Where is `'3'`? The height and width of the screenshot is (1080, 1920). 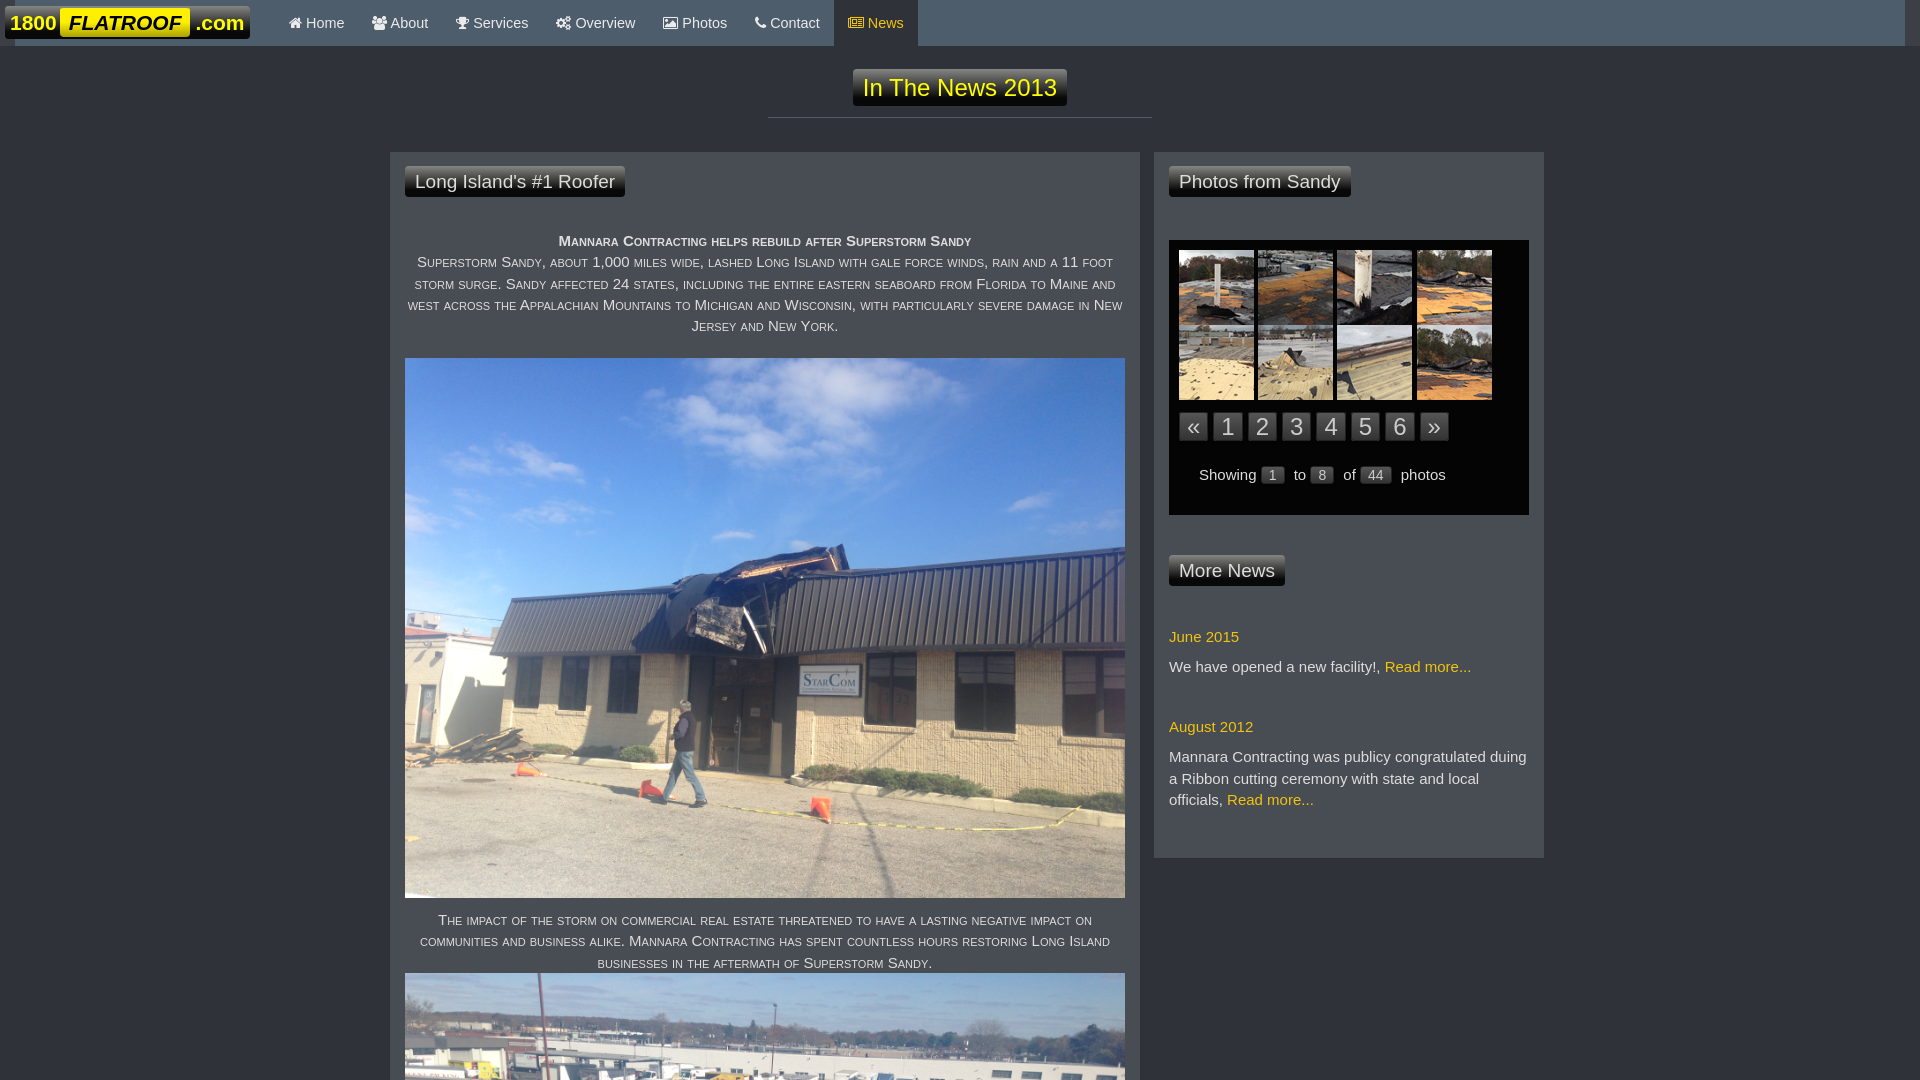
'3' is located at coordinates (1296, 425).